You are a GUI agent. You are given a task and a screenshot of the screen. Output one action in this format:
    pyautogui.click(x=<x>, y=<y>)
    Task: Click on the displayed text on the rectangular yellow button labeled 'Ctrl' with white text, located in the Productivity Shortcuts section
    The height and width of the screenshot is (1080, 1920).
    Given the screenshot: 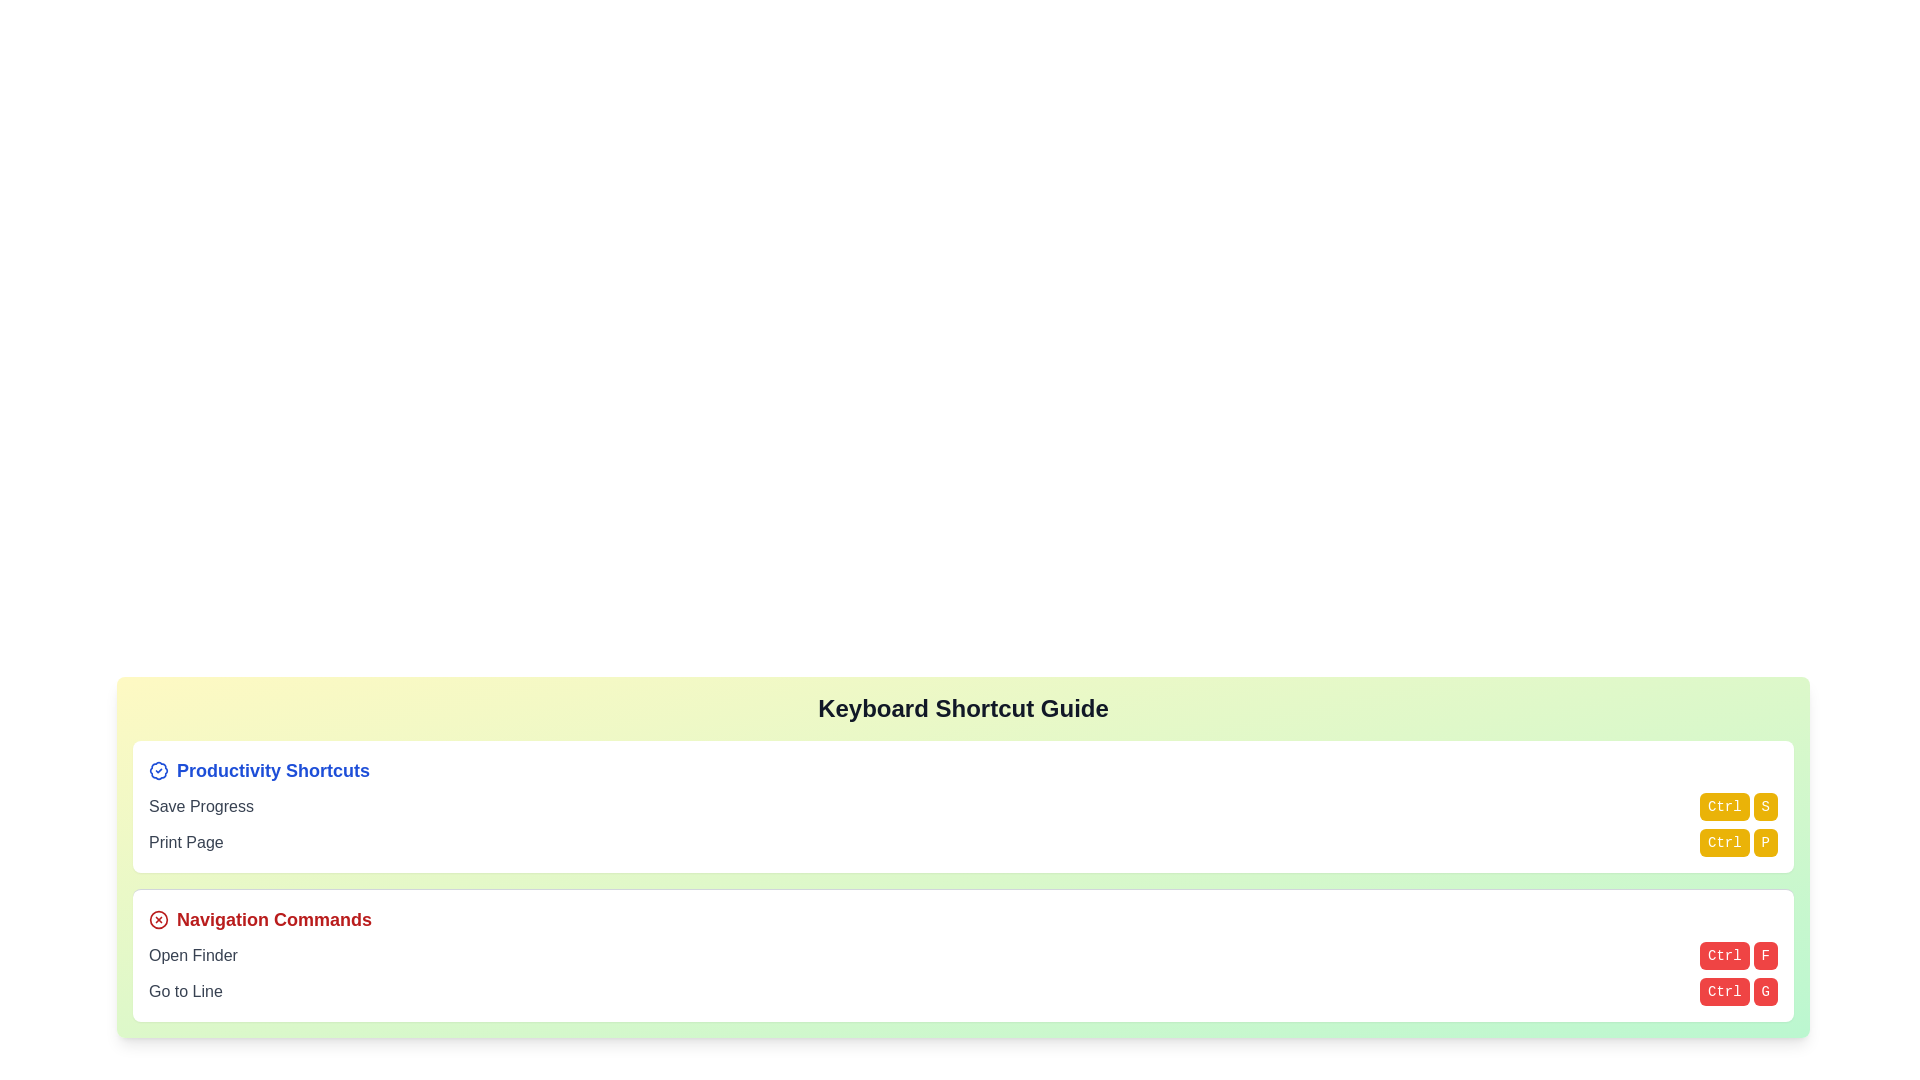 What is the action you would take?
    pyautogui.click(x=1723, y=805)
    